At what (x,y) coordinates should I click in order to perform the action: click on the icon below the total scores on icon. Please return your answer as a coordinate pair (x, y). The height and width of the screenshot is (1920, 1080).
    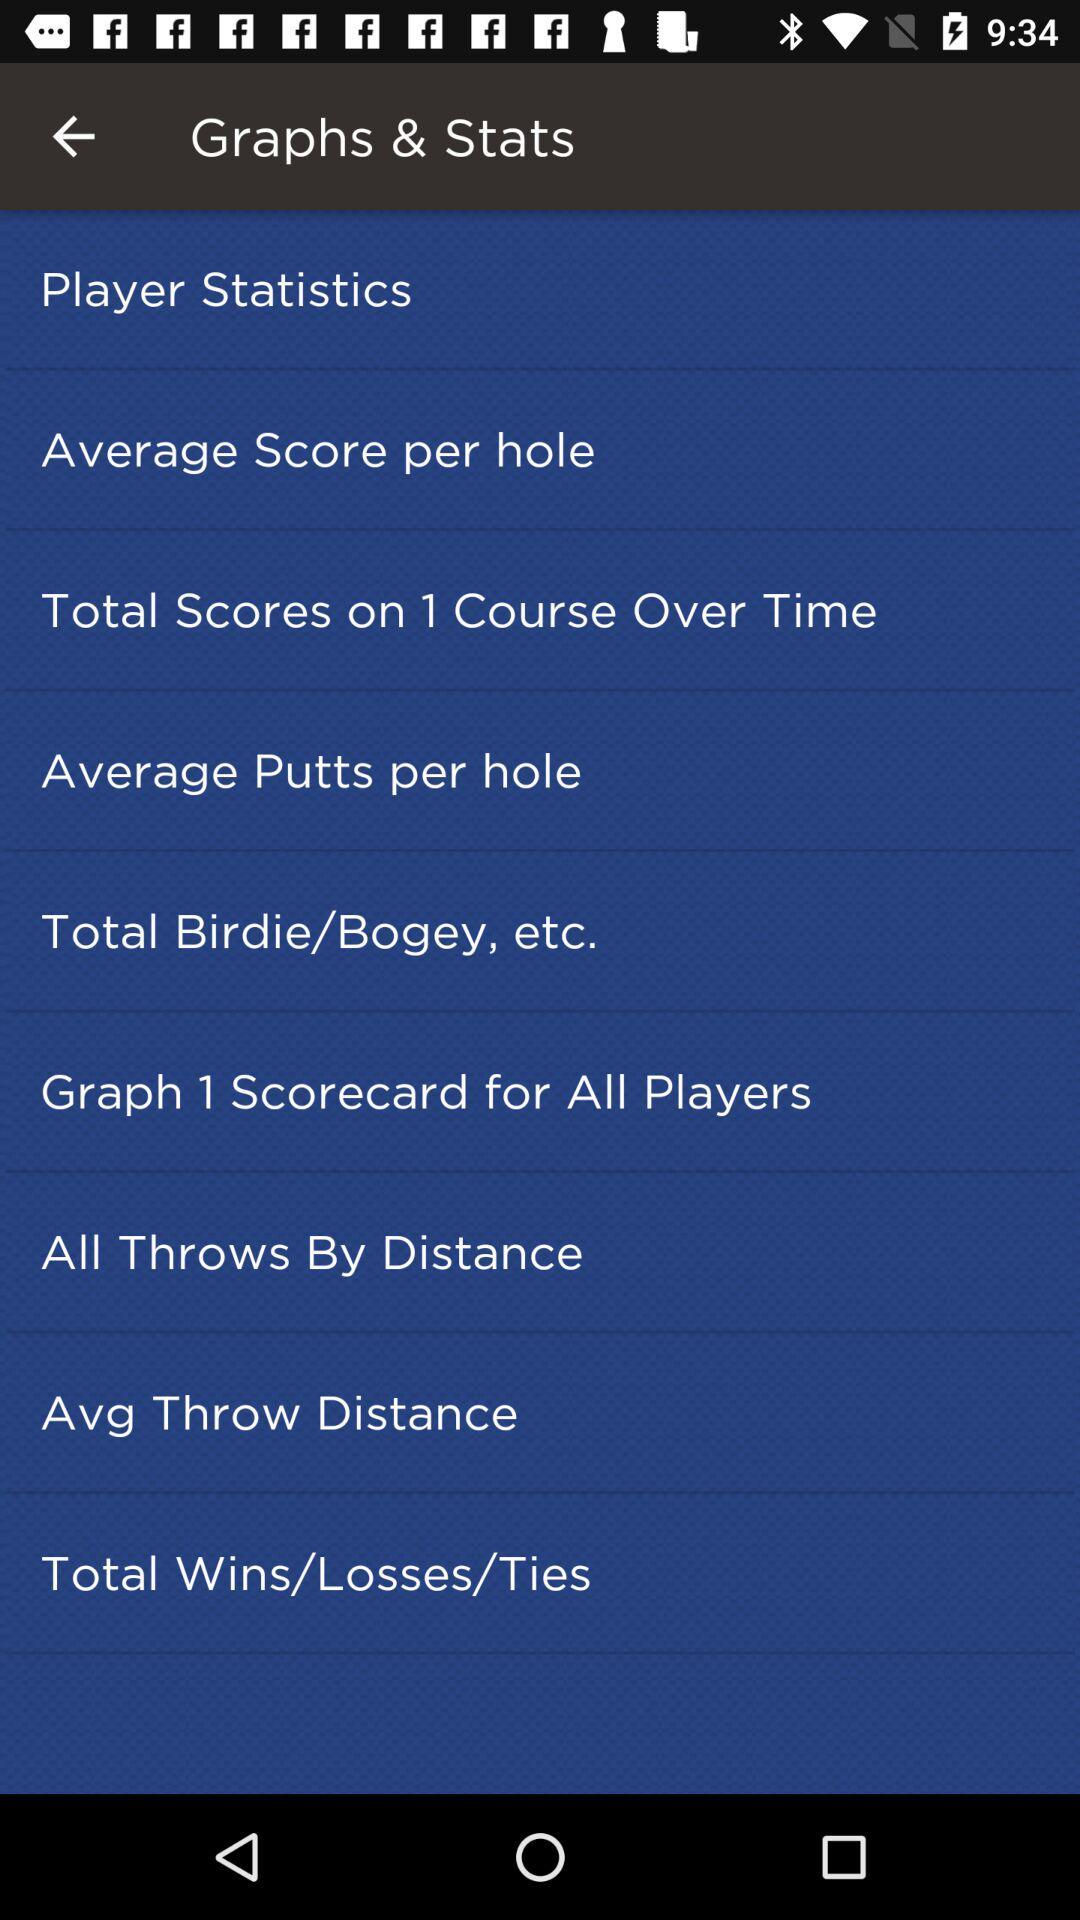
    Looking at the image, I should click on (546, 769).